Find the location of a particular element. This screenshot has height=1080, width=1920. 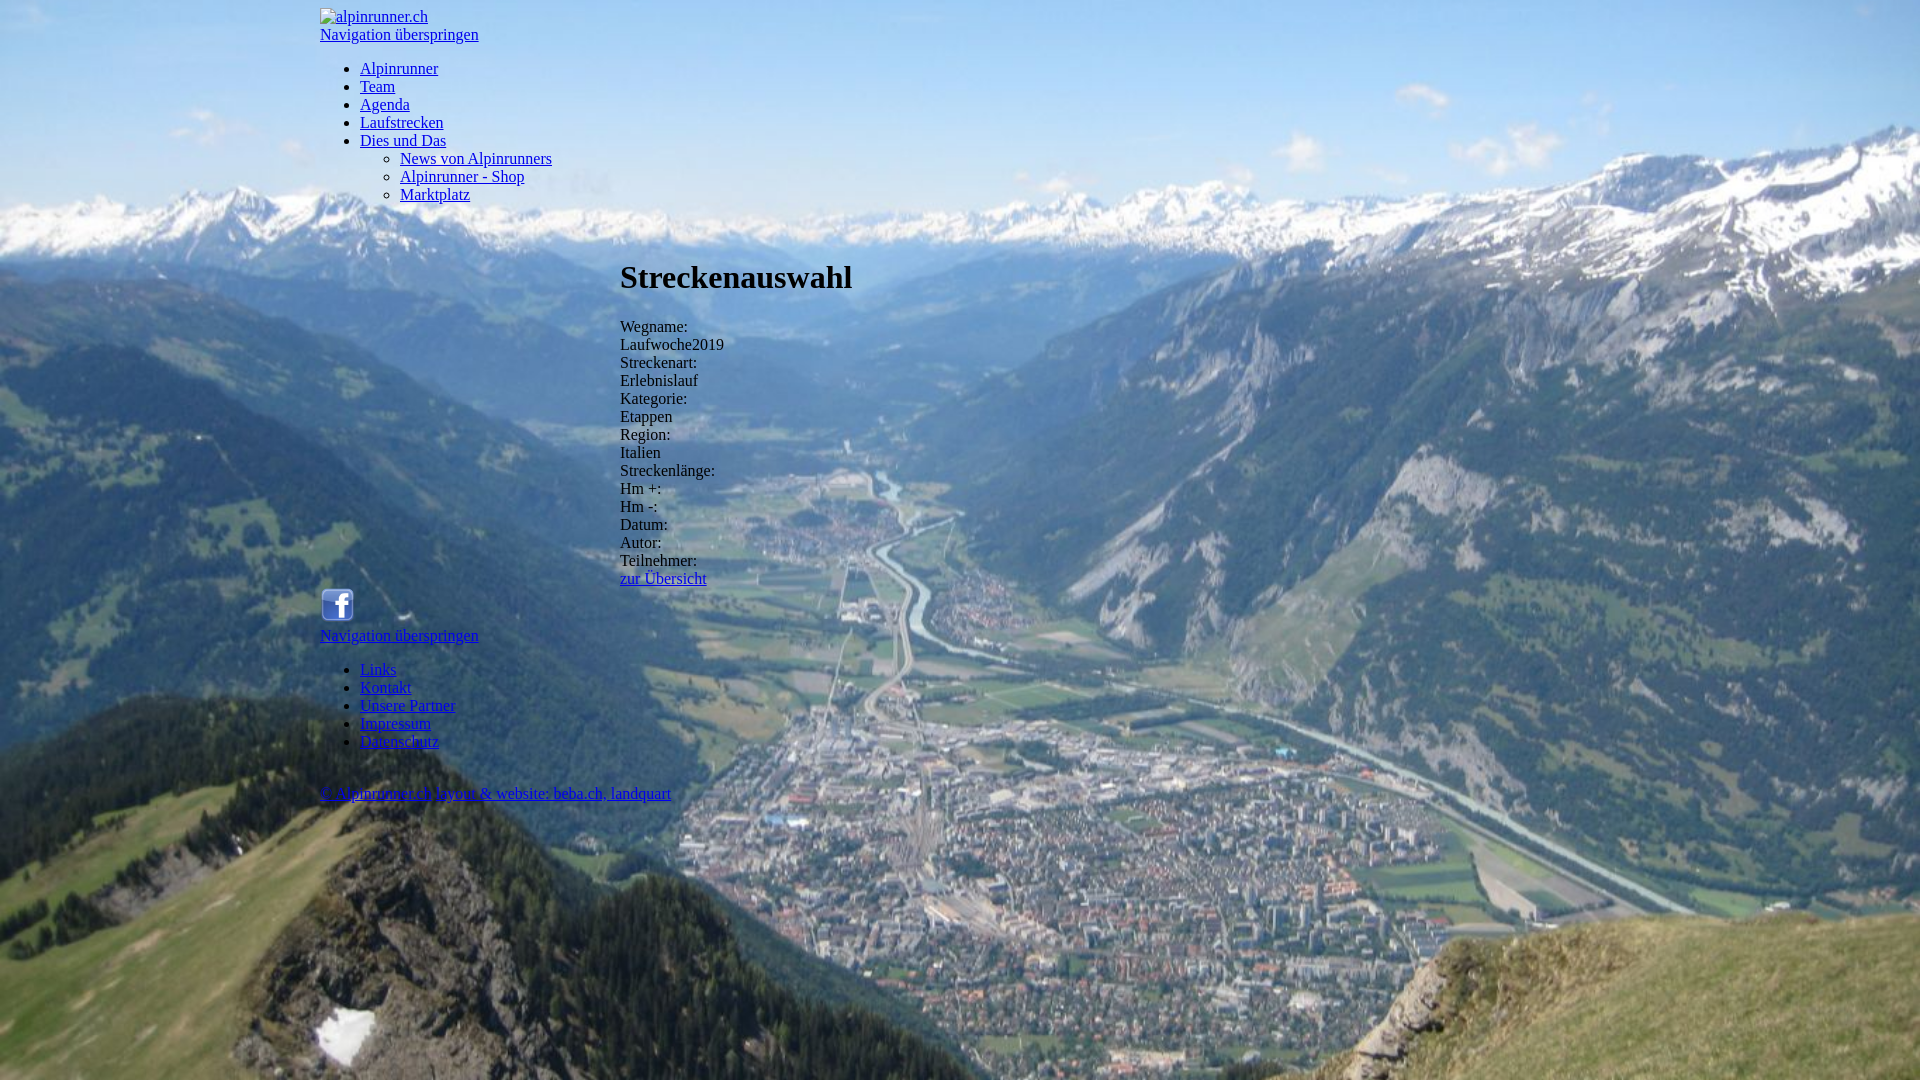

' startseite alpinrunner.ch' is located at coordinates (374, 16).